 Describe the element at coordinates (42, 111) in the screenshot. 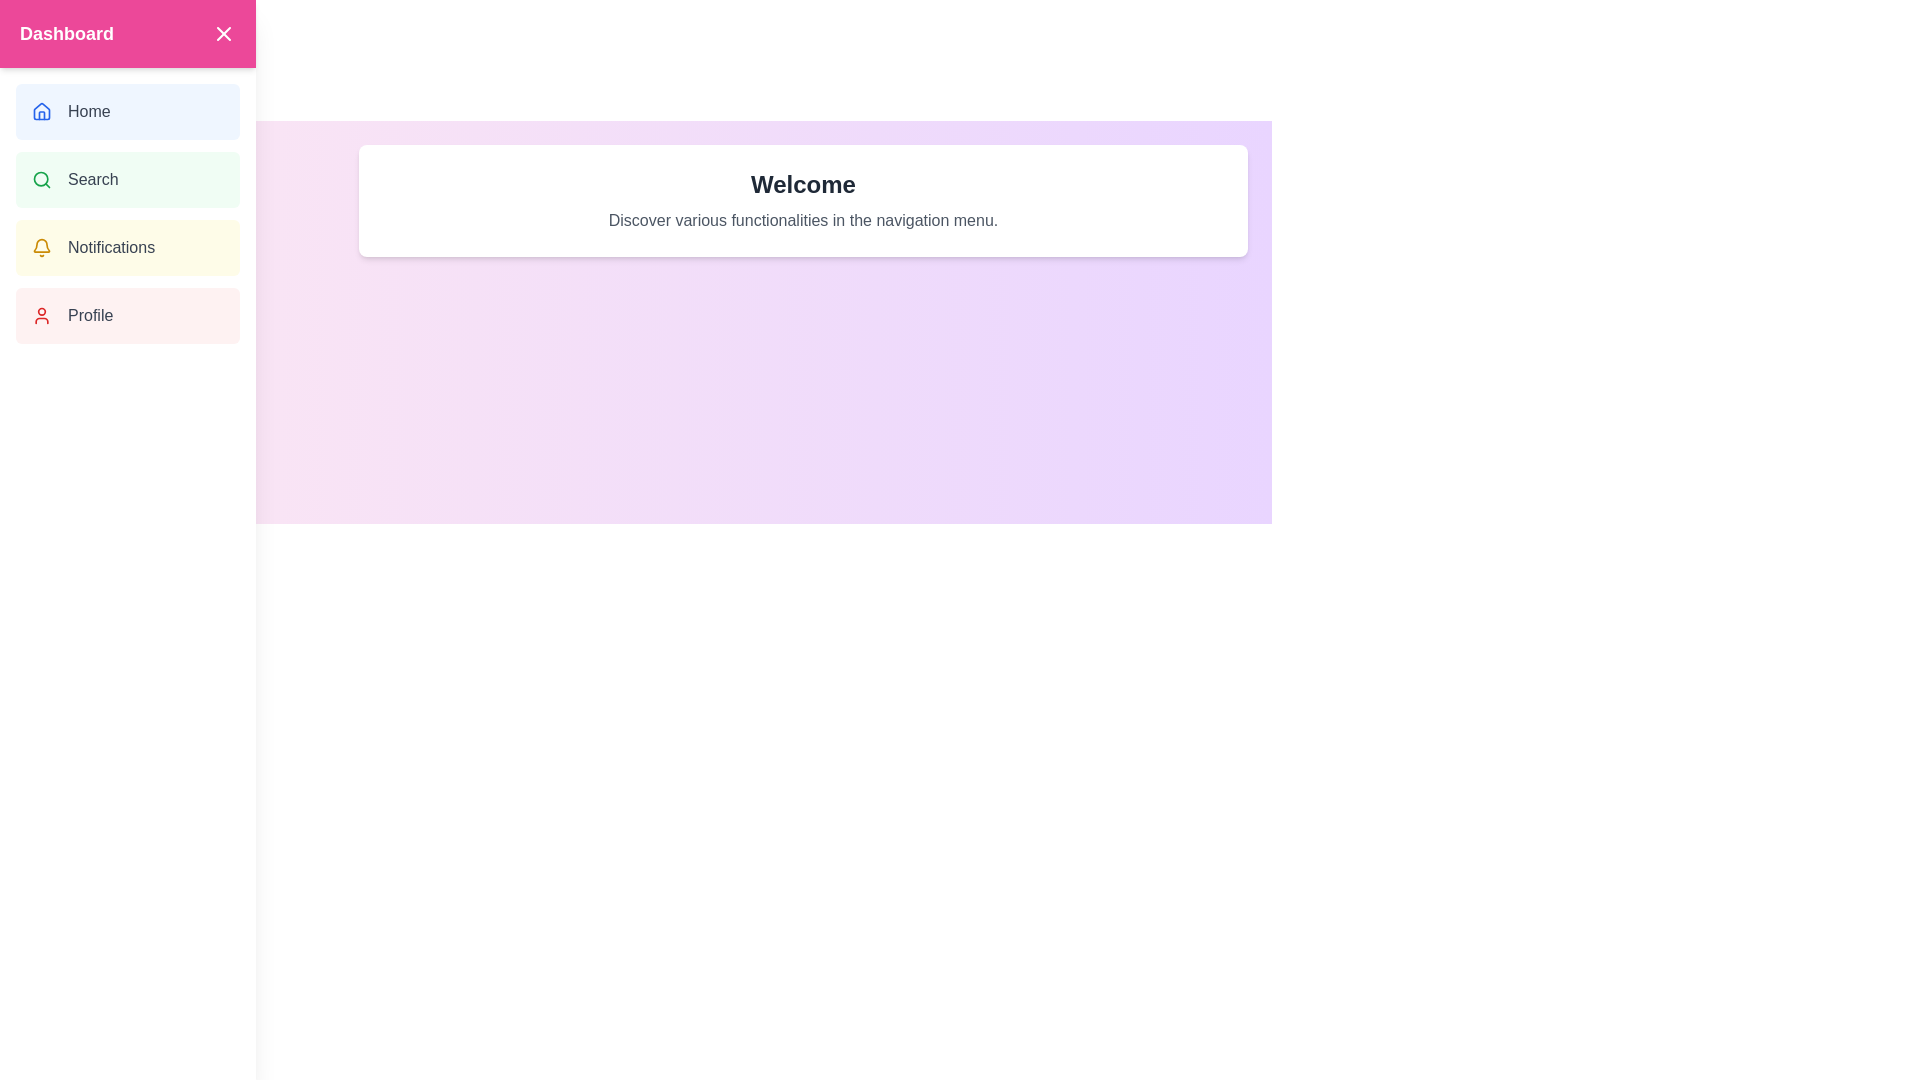

I see `the home icon in the navigation menu` at that location.